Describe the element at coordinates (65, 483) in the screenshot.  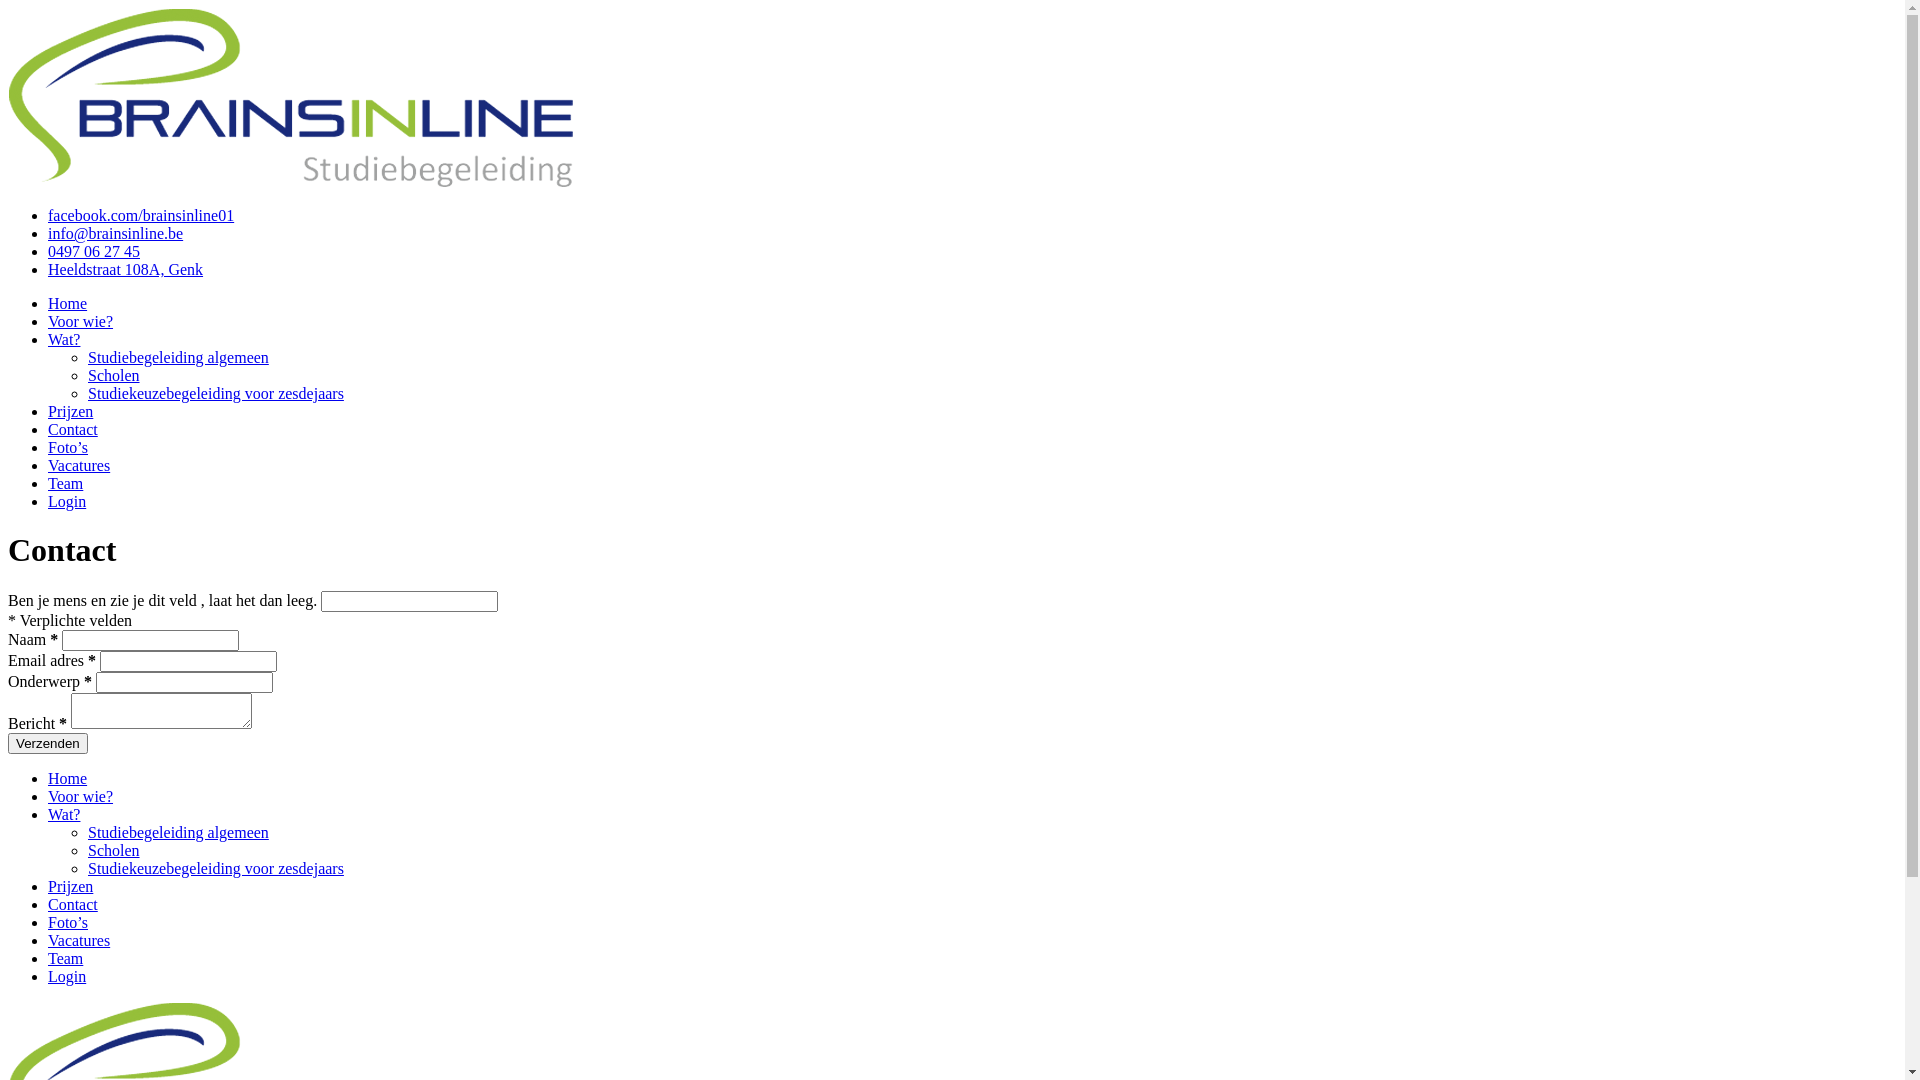
I see `'Team'` at that location.